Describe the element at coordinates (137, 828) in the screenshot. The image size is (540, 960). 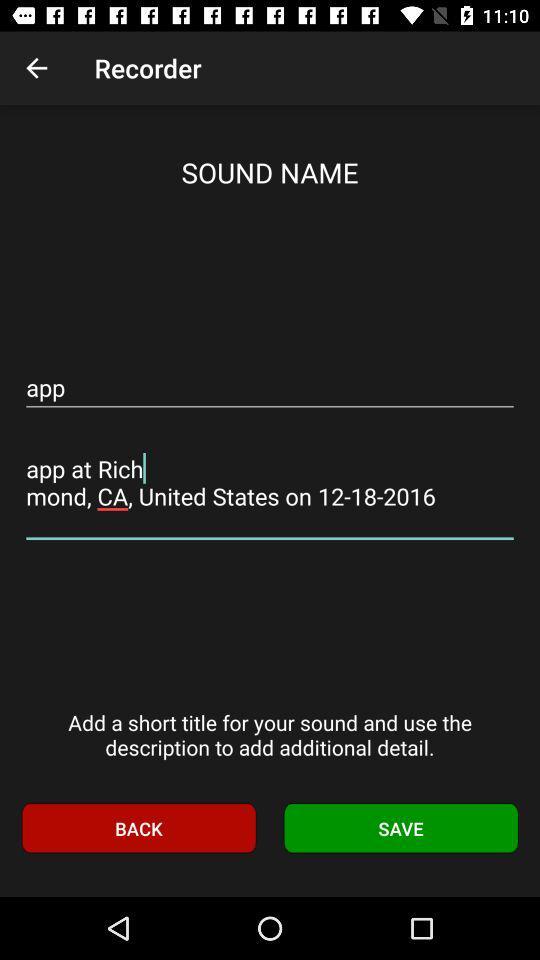
I see `icon to the left of the save icon` at that location.